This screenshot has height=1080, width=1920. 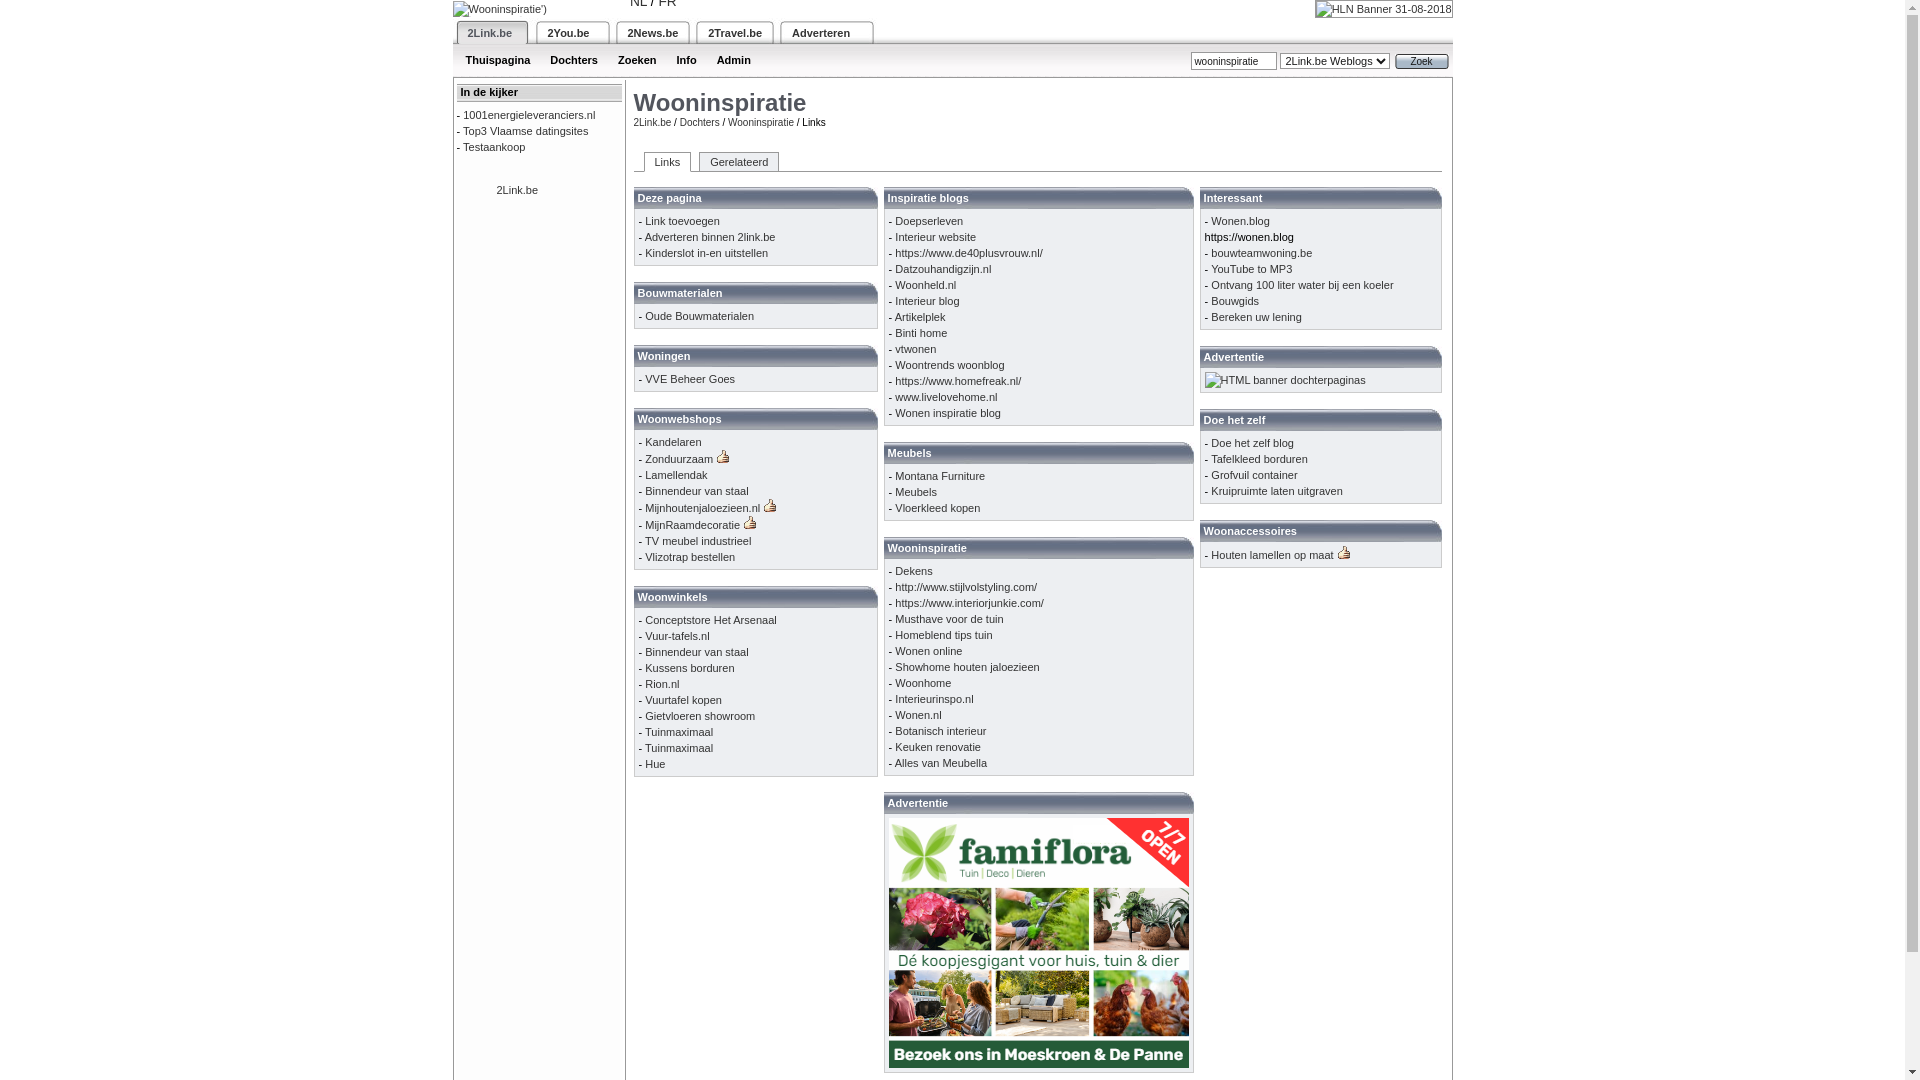 What do you see at coordinates (912, 570) in the screenshot?
I see `'Dekens'` at bounding box center [912, 570].